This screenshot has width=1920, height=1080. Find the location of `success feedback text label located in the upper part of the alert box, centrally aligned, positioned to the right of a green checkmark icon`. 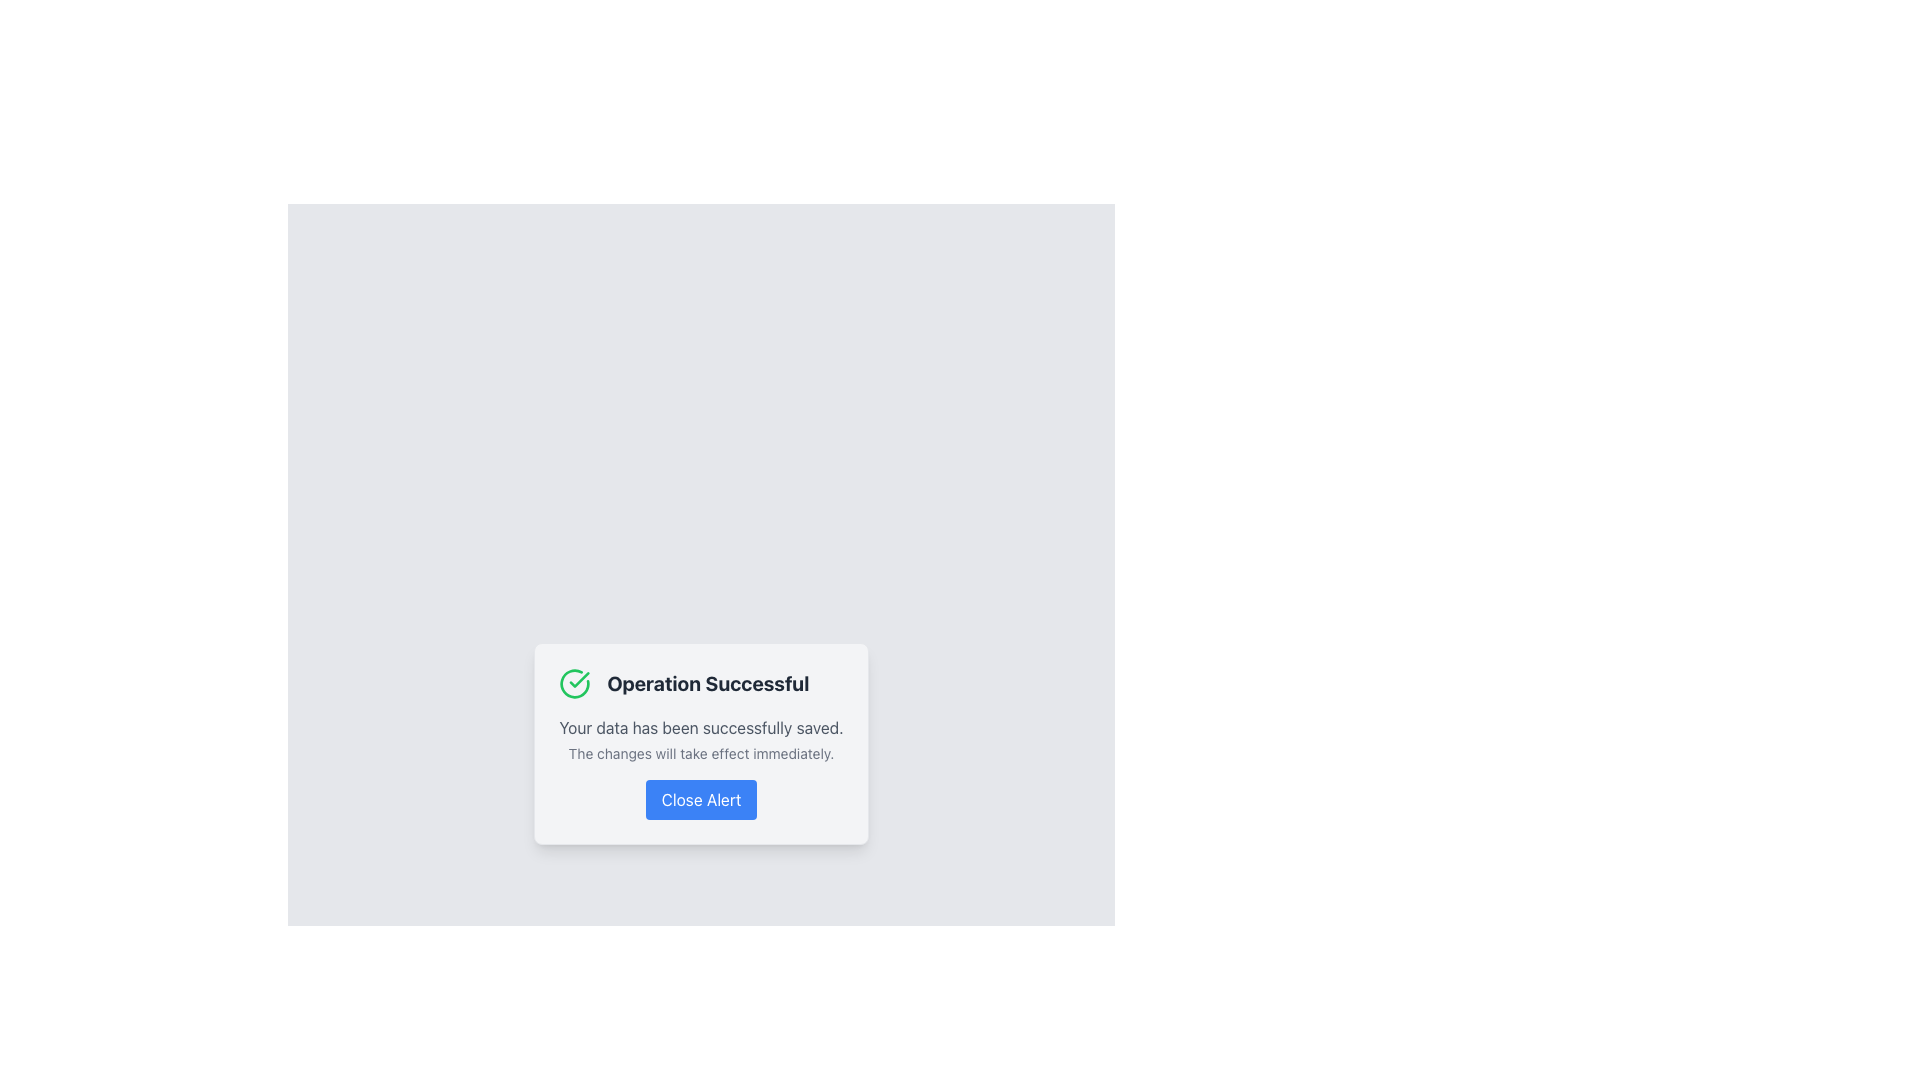

success feedback text label located in the upper part of the alert box, centrally aligned, positioned to the right of a green checkmark icon is located at coordinates (708, 682).